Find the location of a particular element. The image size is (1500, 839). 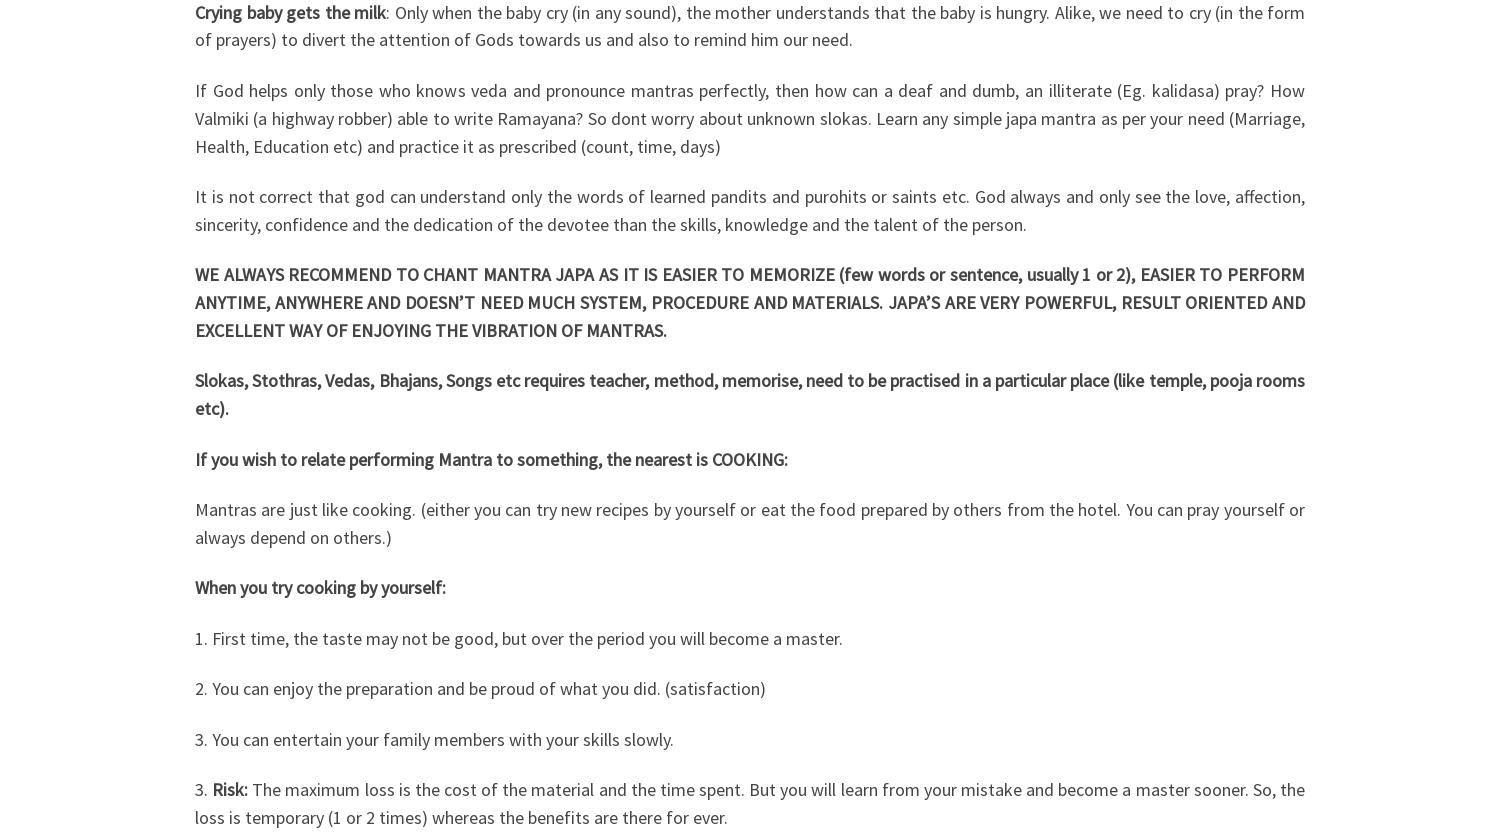

'3. You can entertain your family members with your skills slowly.' is located at coordinates (434, 737).